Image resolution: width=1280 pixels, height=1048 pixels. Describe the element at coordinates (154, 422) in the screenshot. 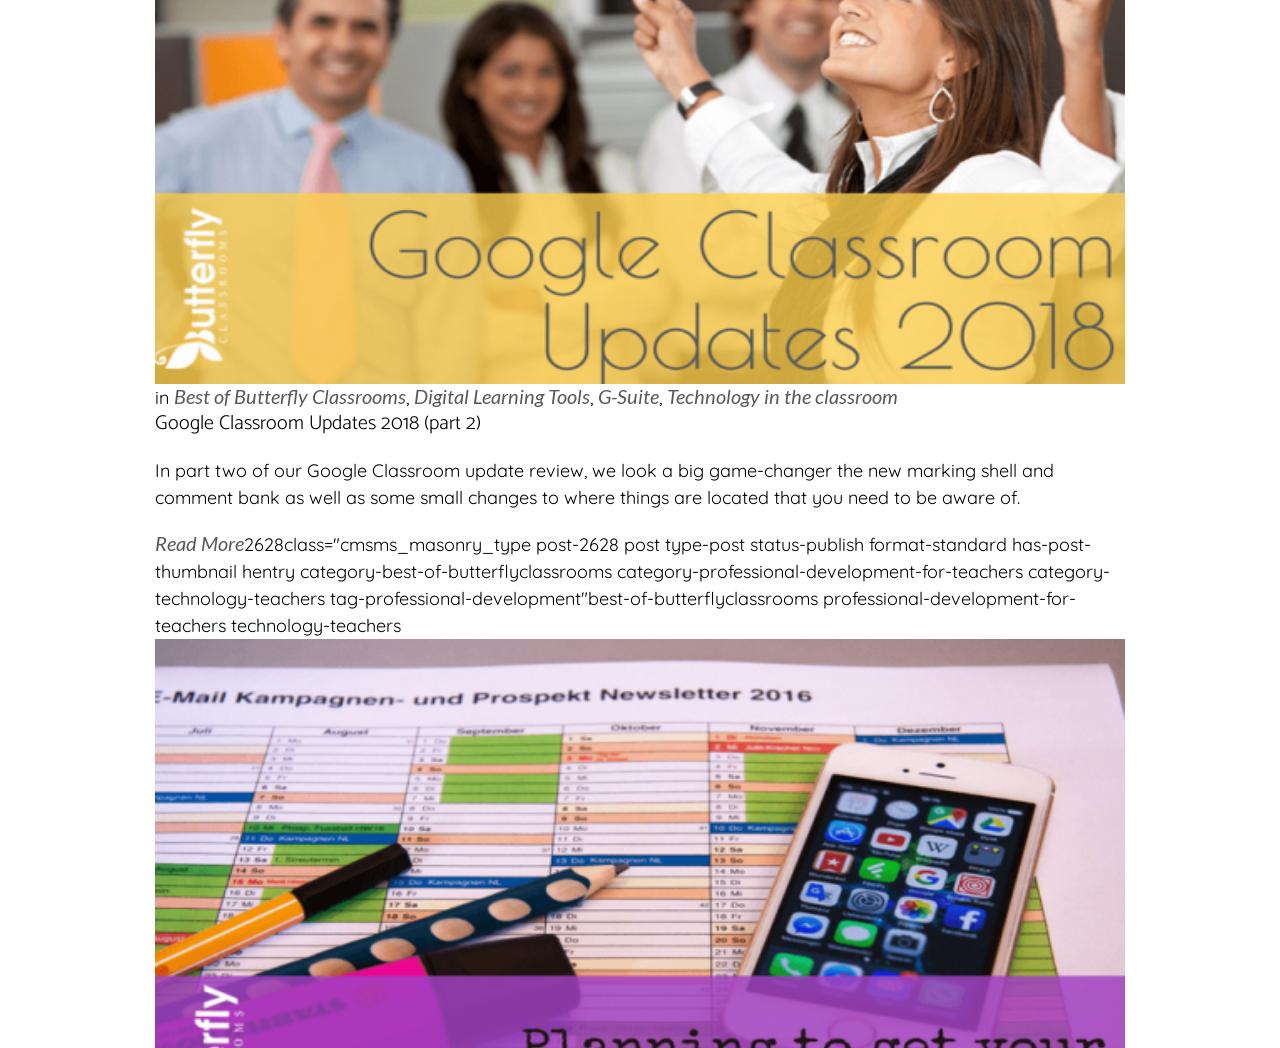

I see `'Google Classroom Updates 2018 (part 2)'` at that location.